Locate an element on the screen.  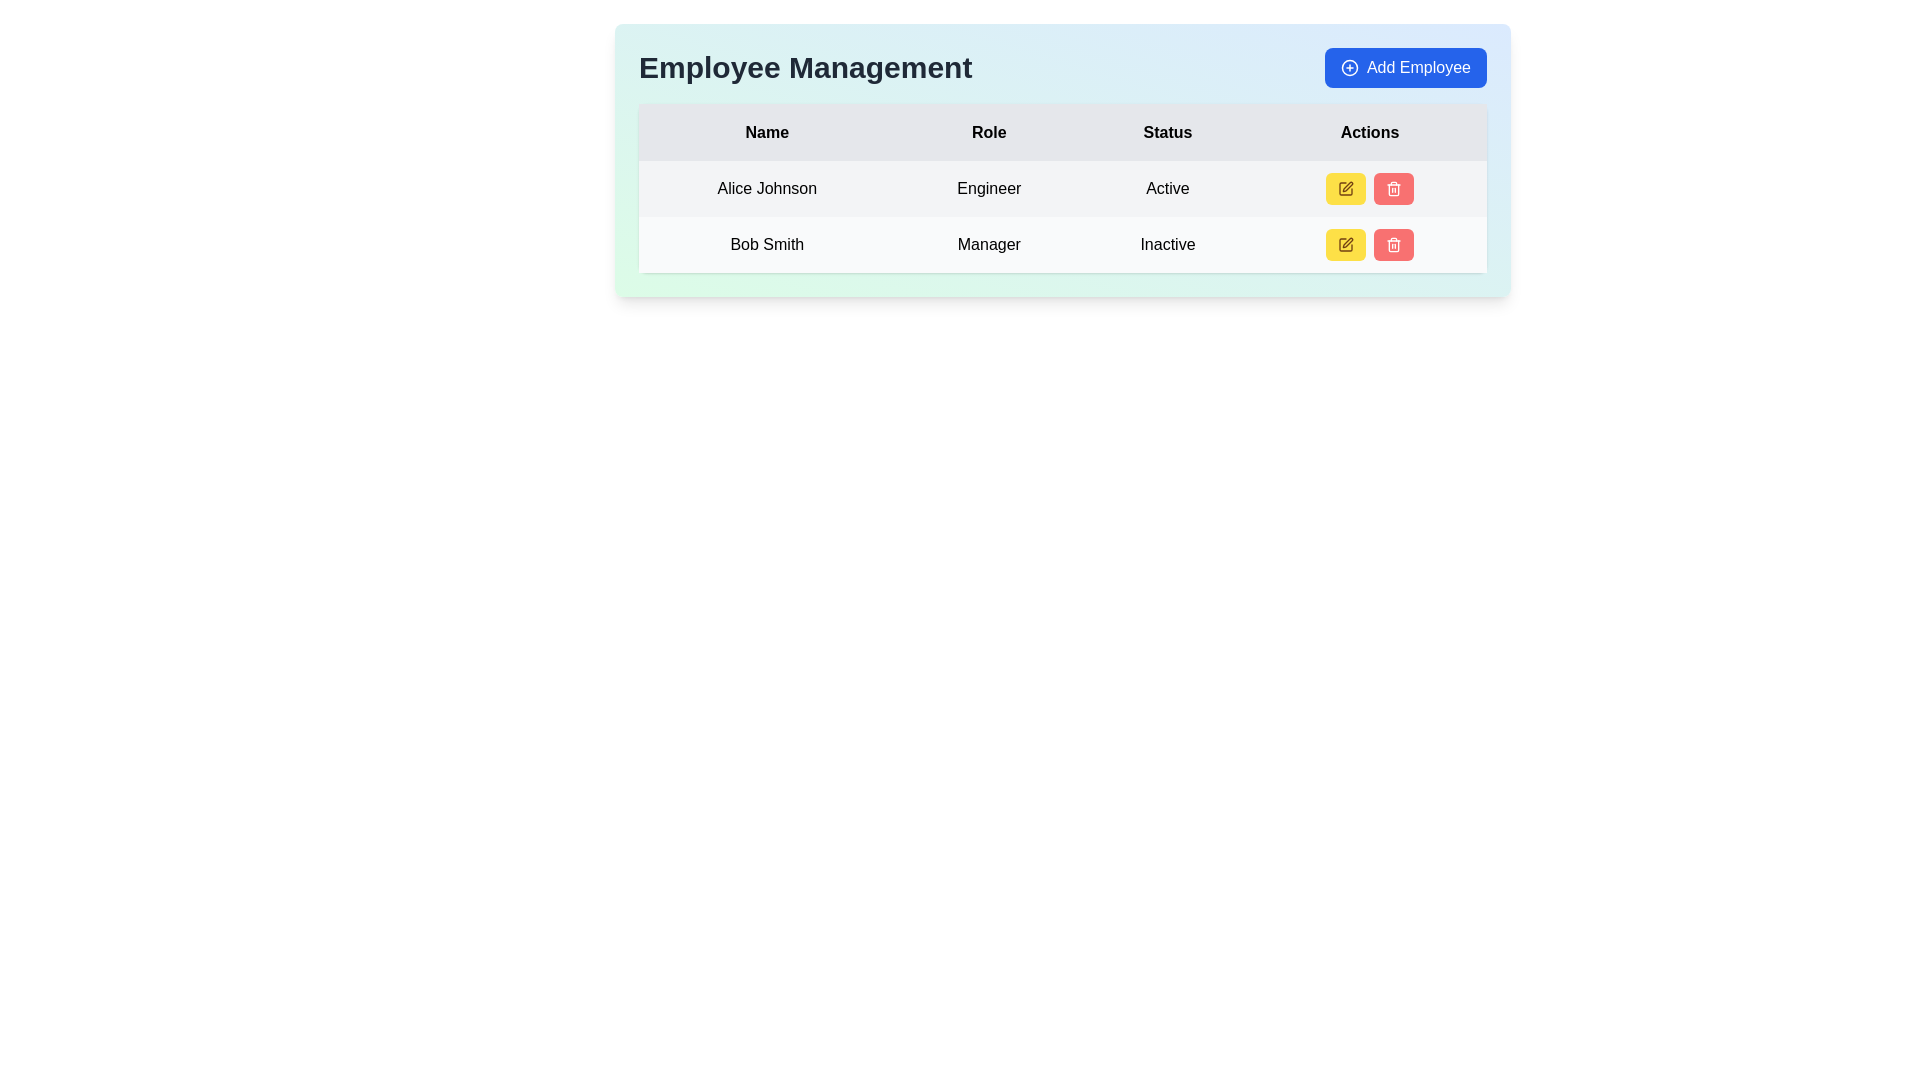
the edit button with a yellow background and a pencil icon in the 'Actions' column of the table for 'Bob Smith', the Manager is located at coordinates (1368, 244).